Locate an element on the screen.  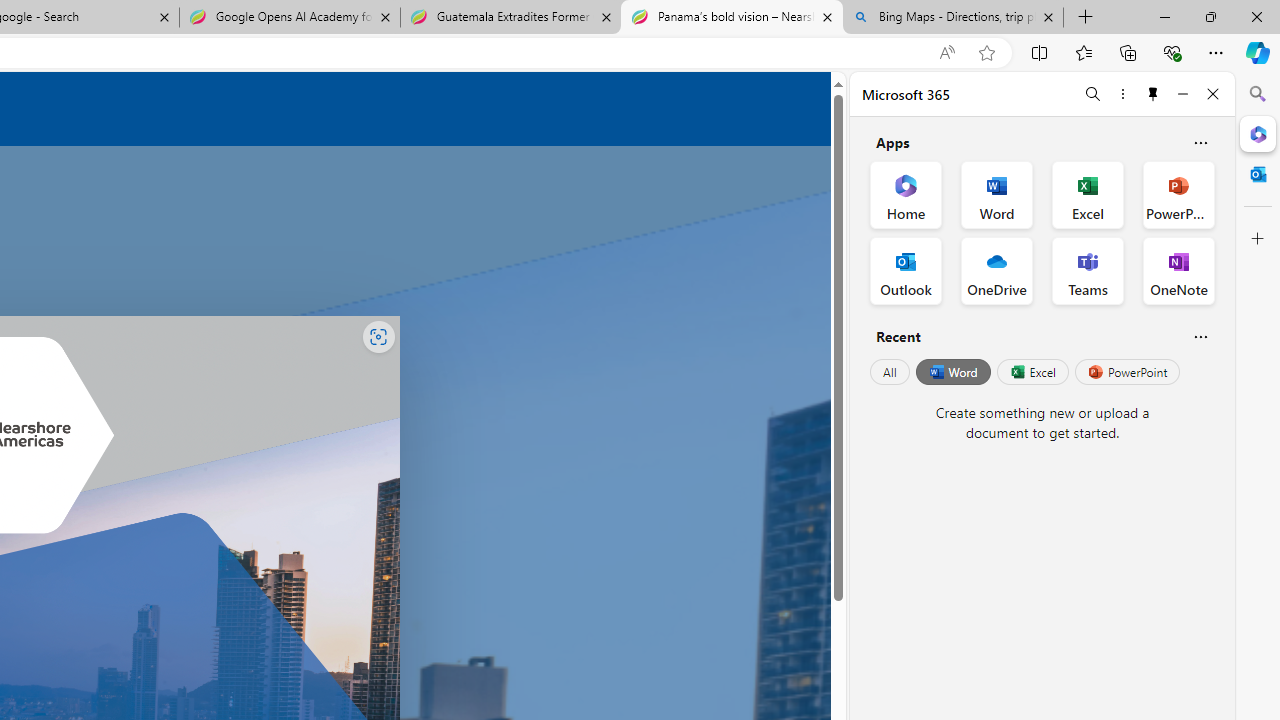
'PowerPoint' is located at coordinates (1127, 372).